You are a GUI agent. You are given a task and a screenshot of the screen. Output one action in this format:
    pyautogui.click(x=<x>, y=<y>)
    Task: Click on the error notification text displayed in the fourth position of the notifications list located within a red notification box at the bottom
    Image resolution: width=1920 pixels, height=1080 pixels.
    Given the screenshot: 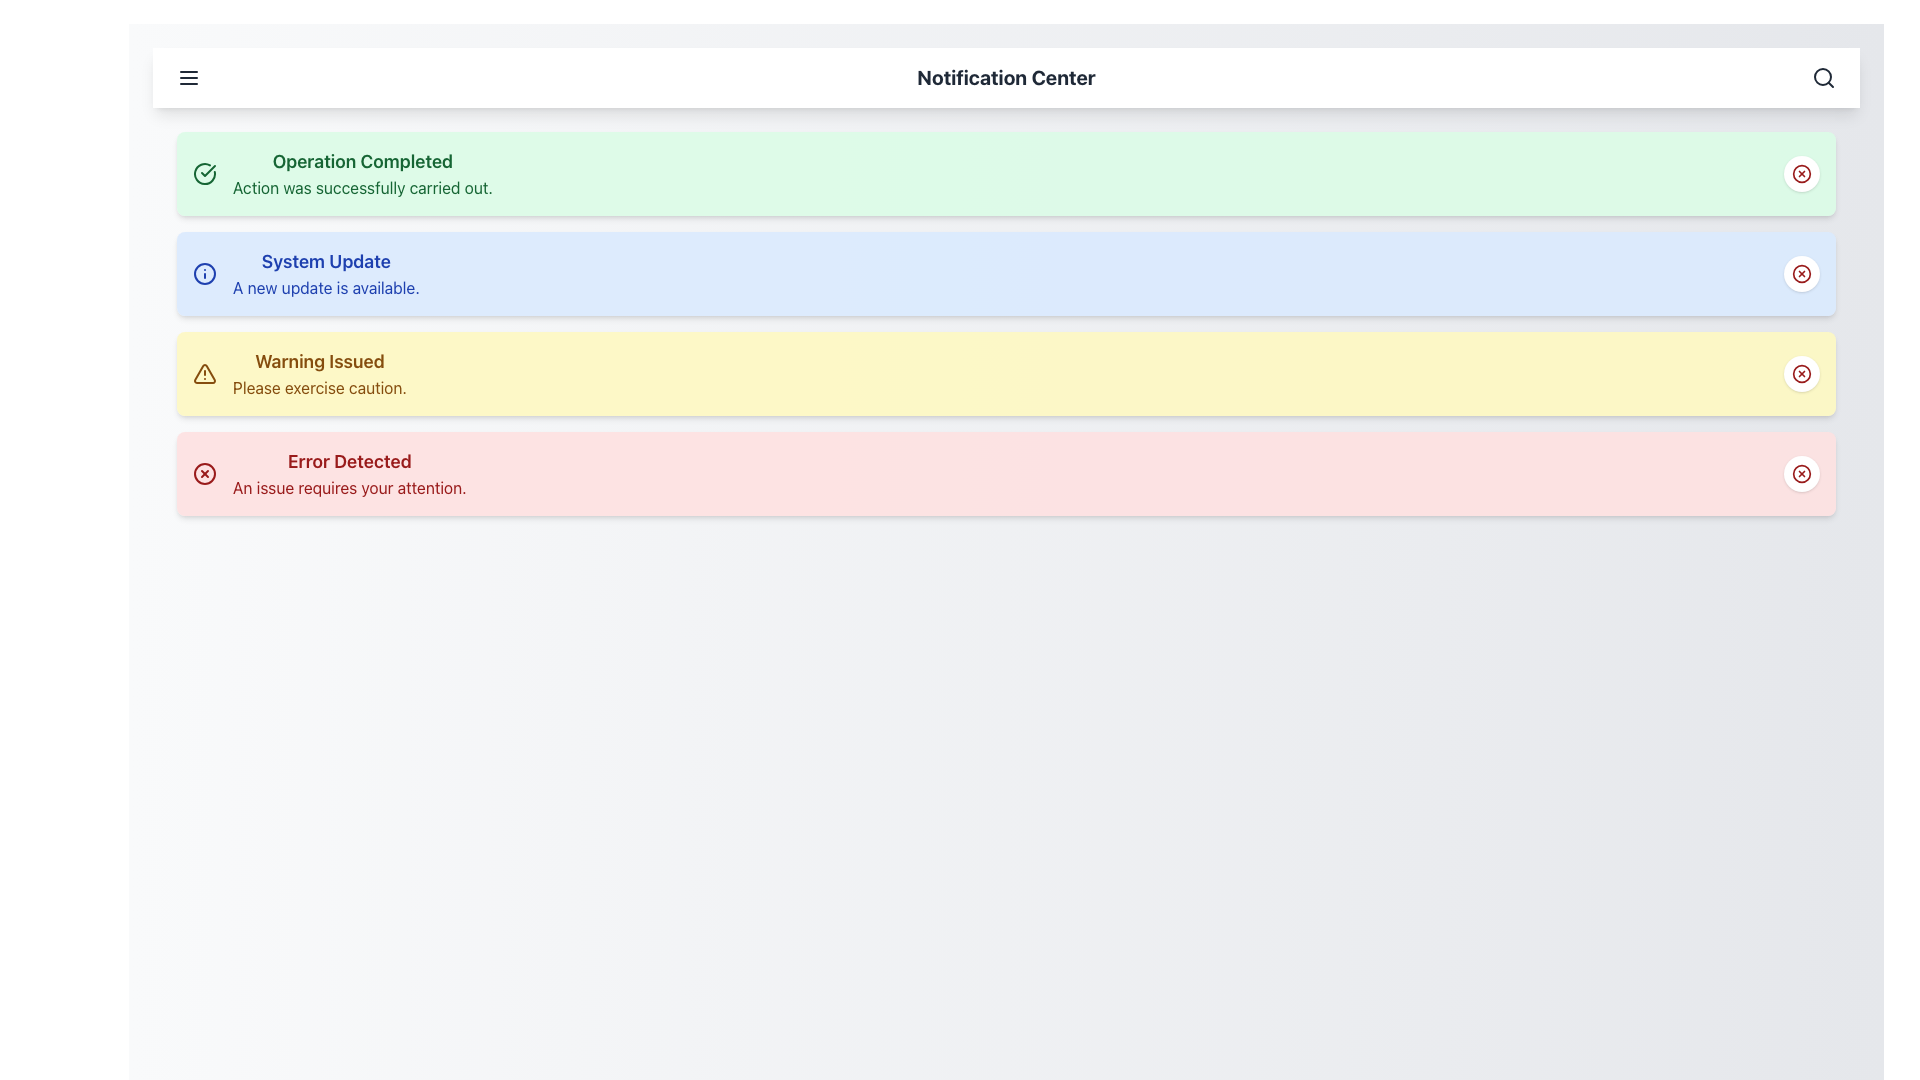 What is the action you would take?
    pyautogui.click(x=349, y=474)
    